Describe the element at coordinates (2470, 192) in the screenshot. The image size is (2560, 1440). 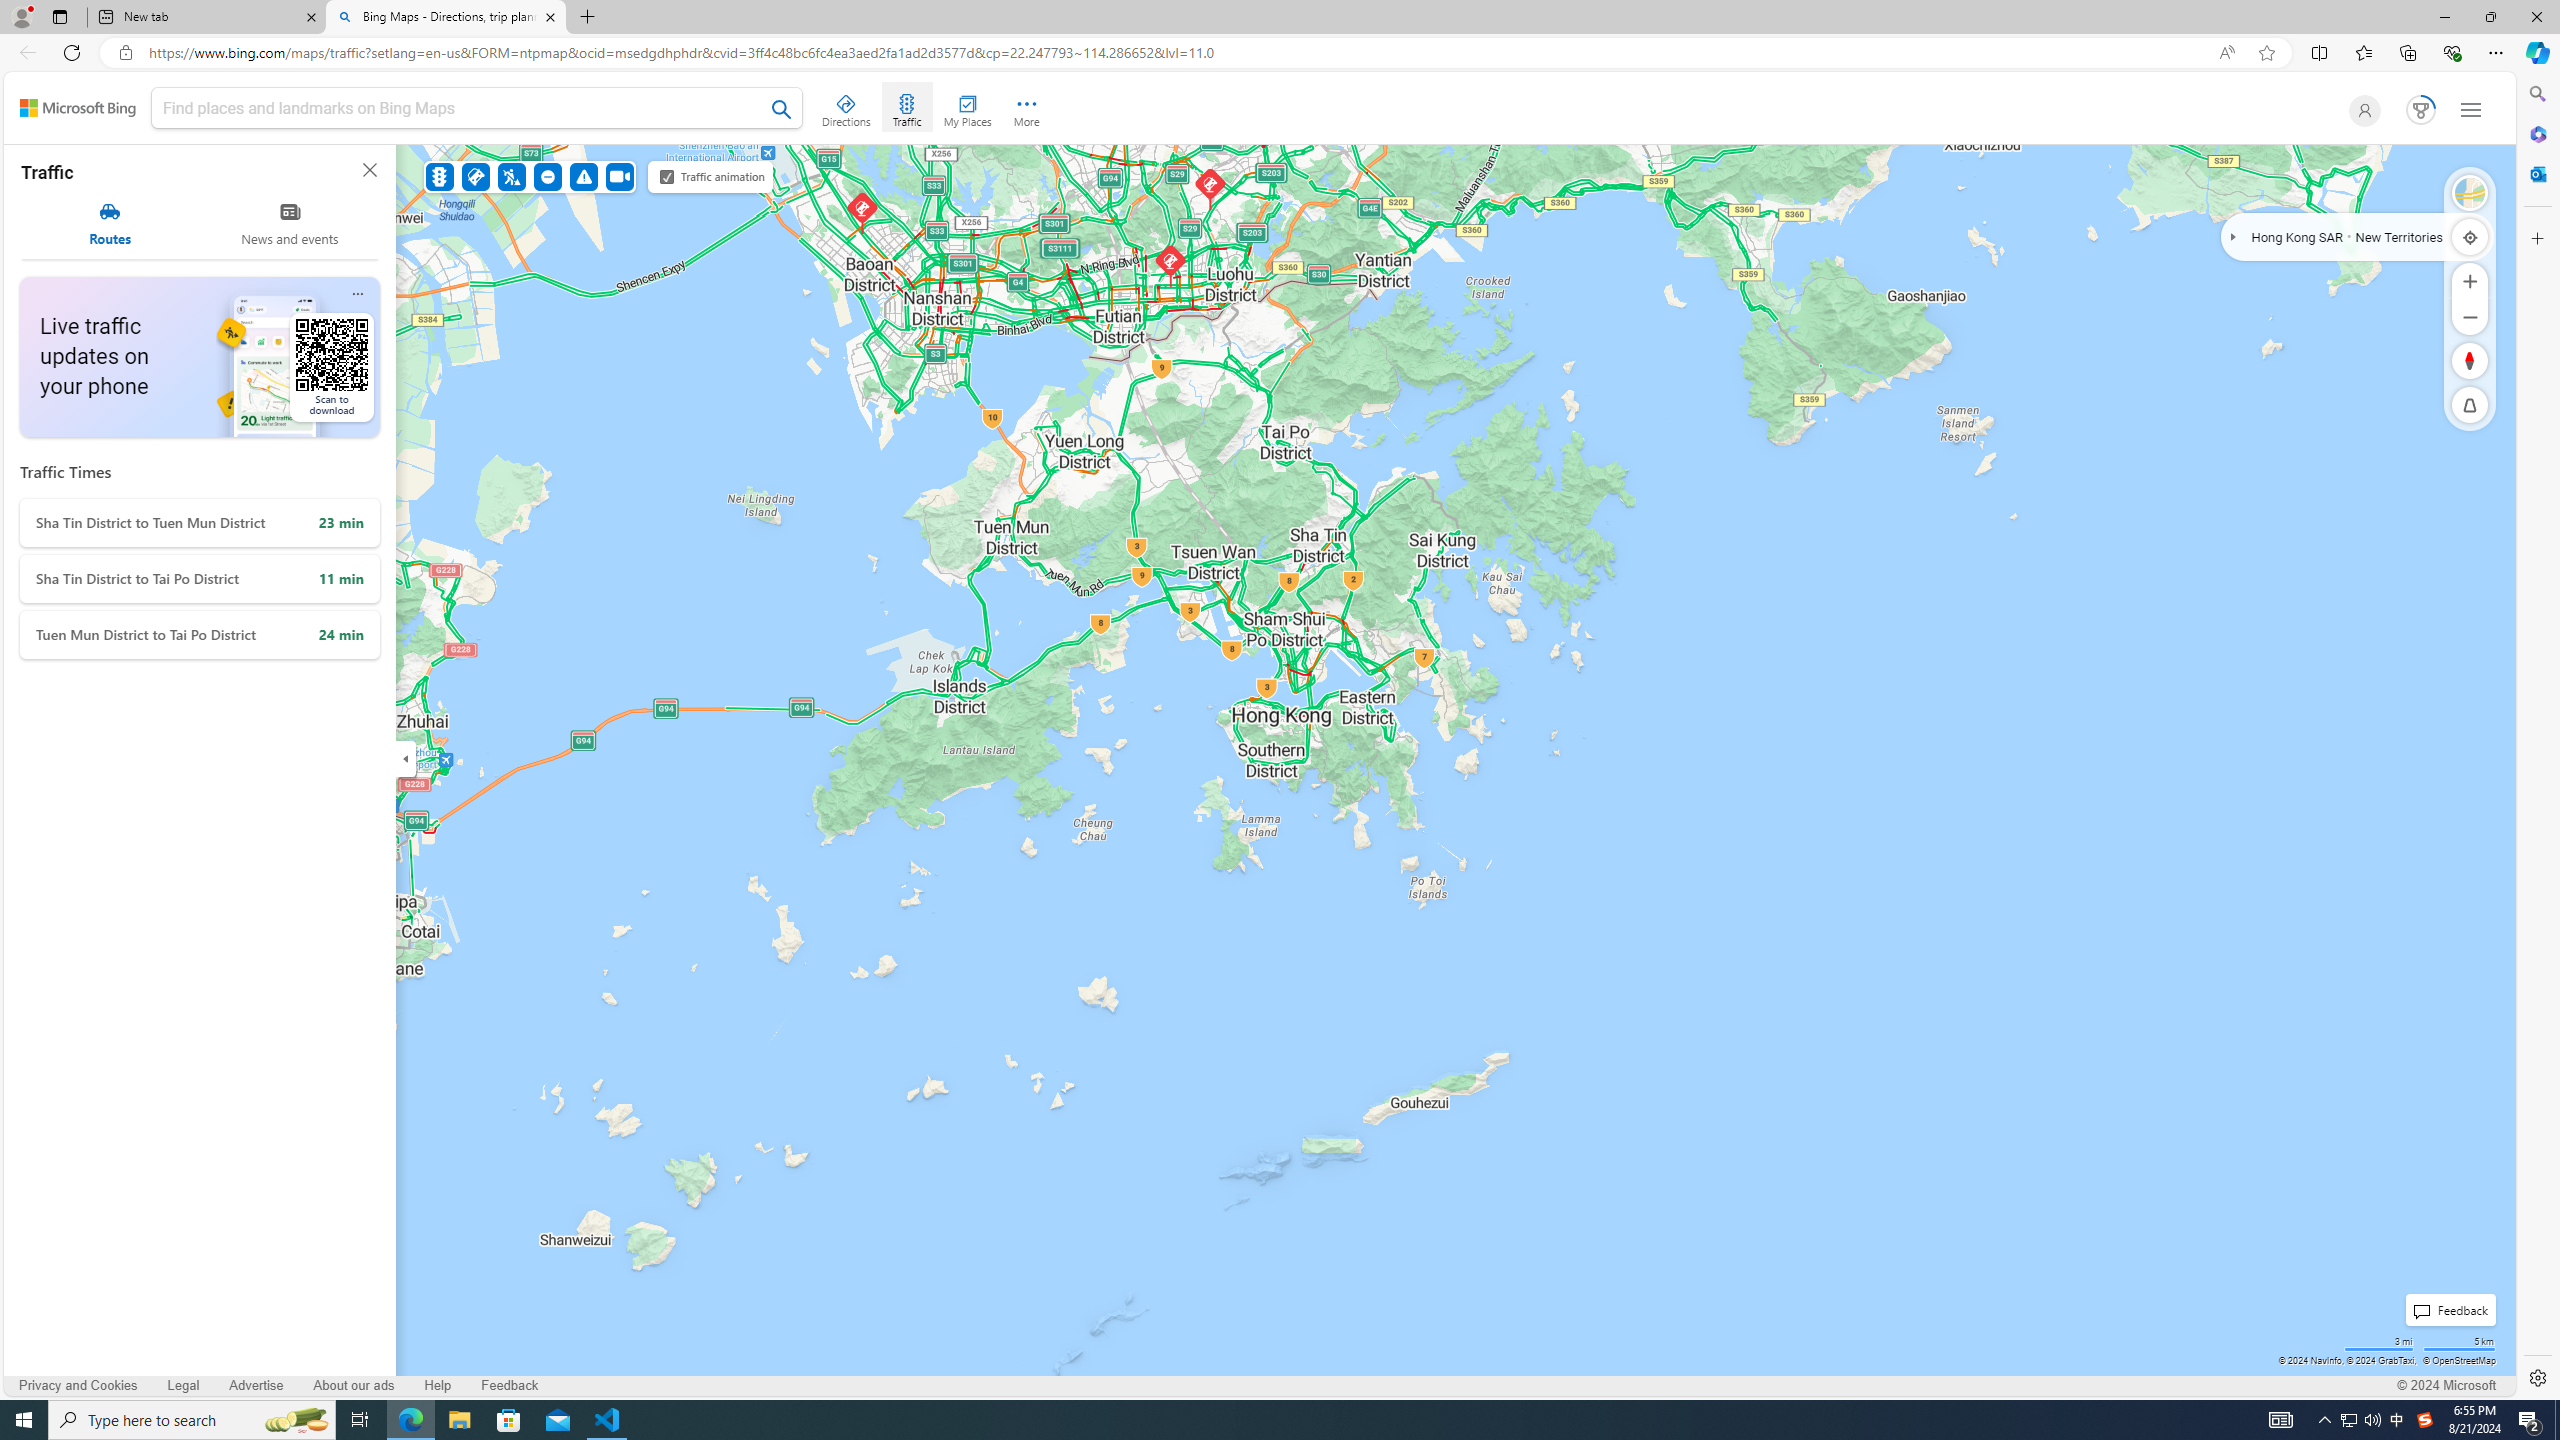
I see `'Streetside'` at that location.